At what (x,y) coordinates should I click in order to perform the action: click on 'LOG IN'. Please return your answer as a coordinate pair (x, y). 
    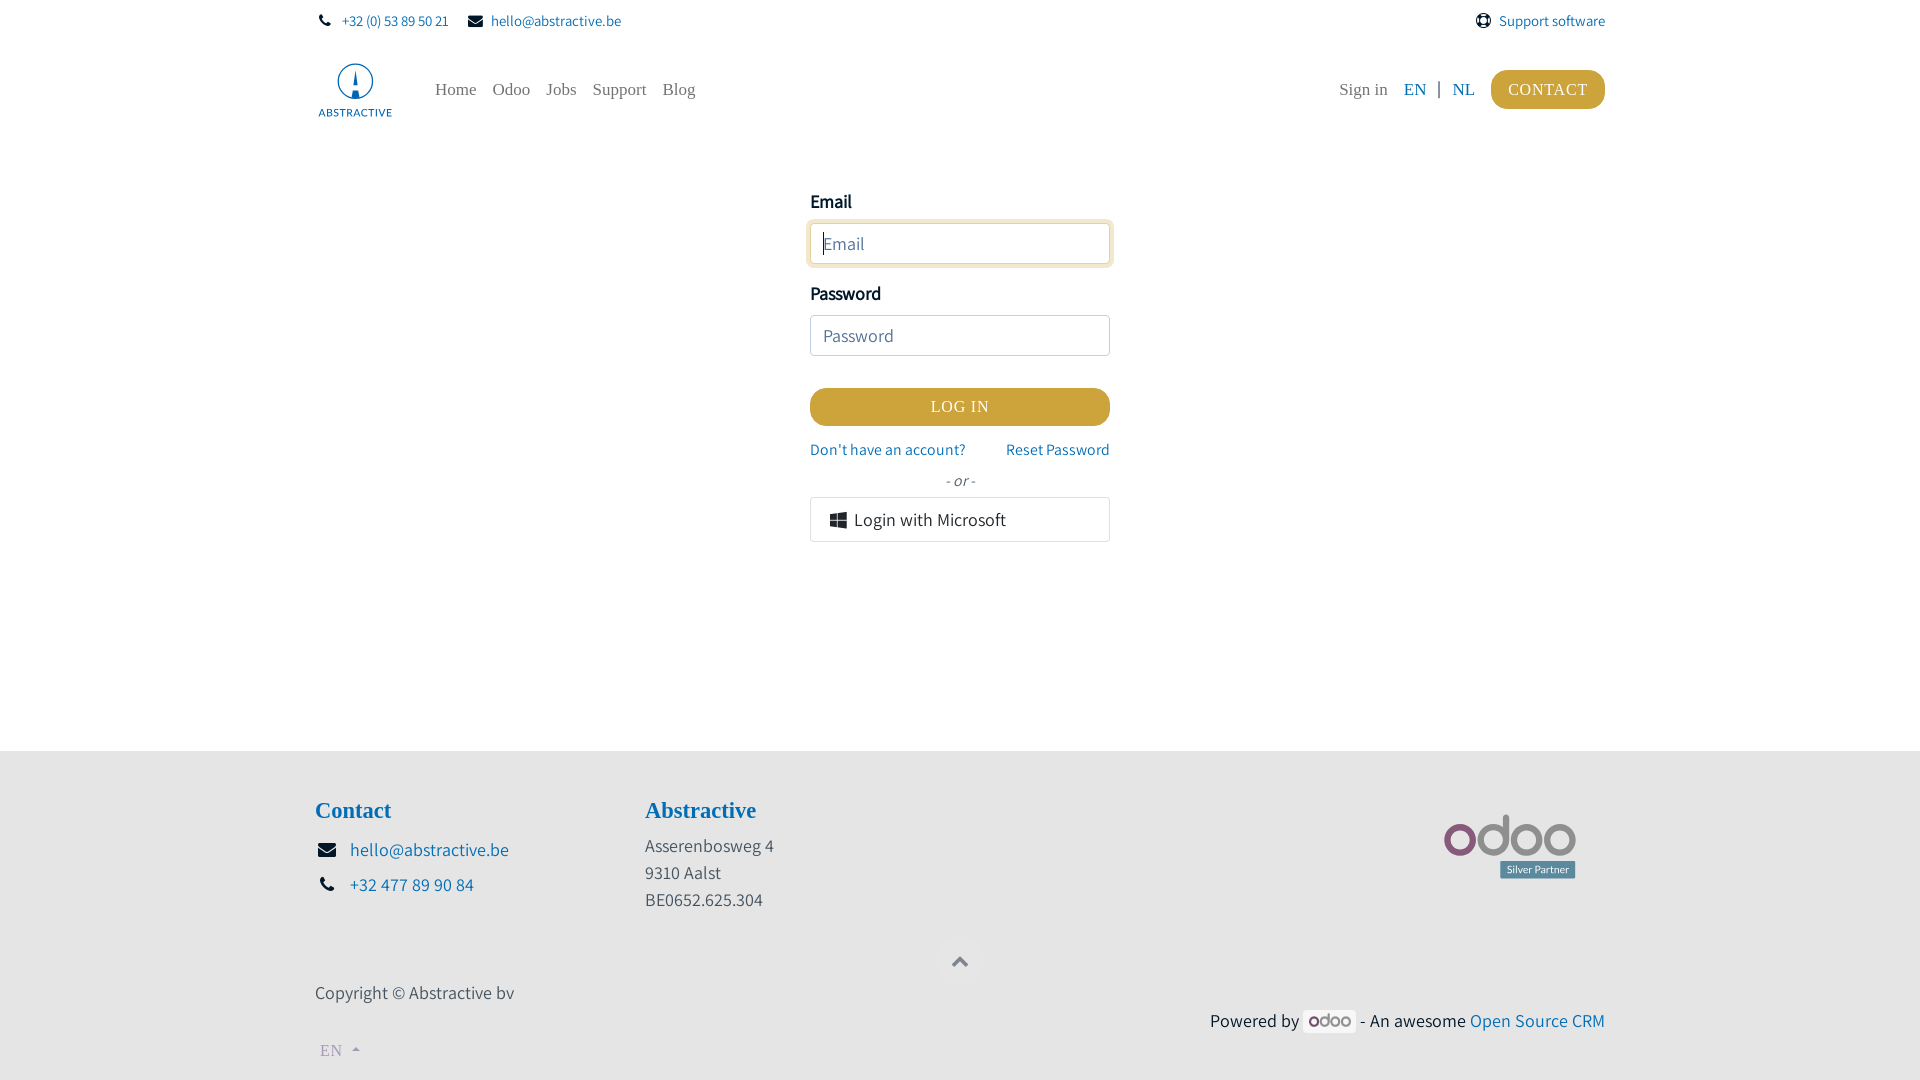
    Looking at the image, I should click on (960, 406).